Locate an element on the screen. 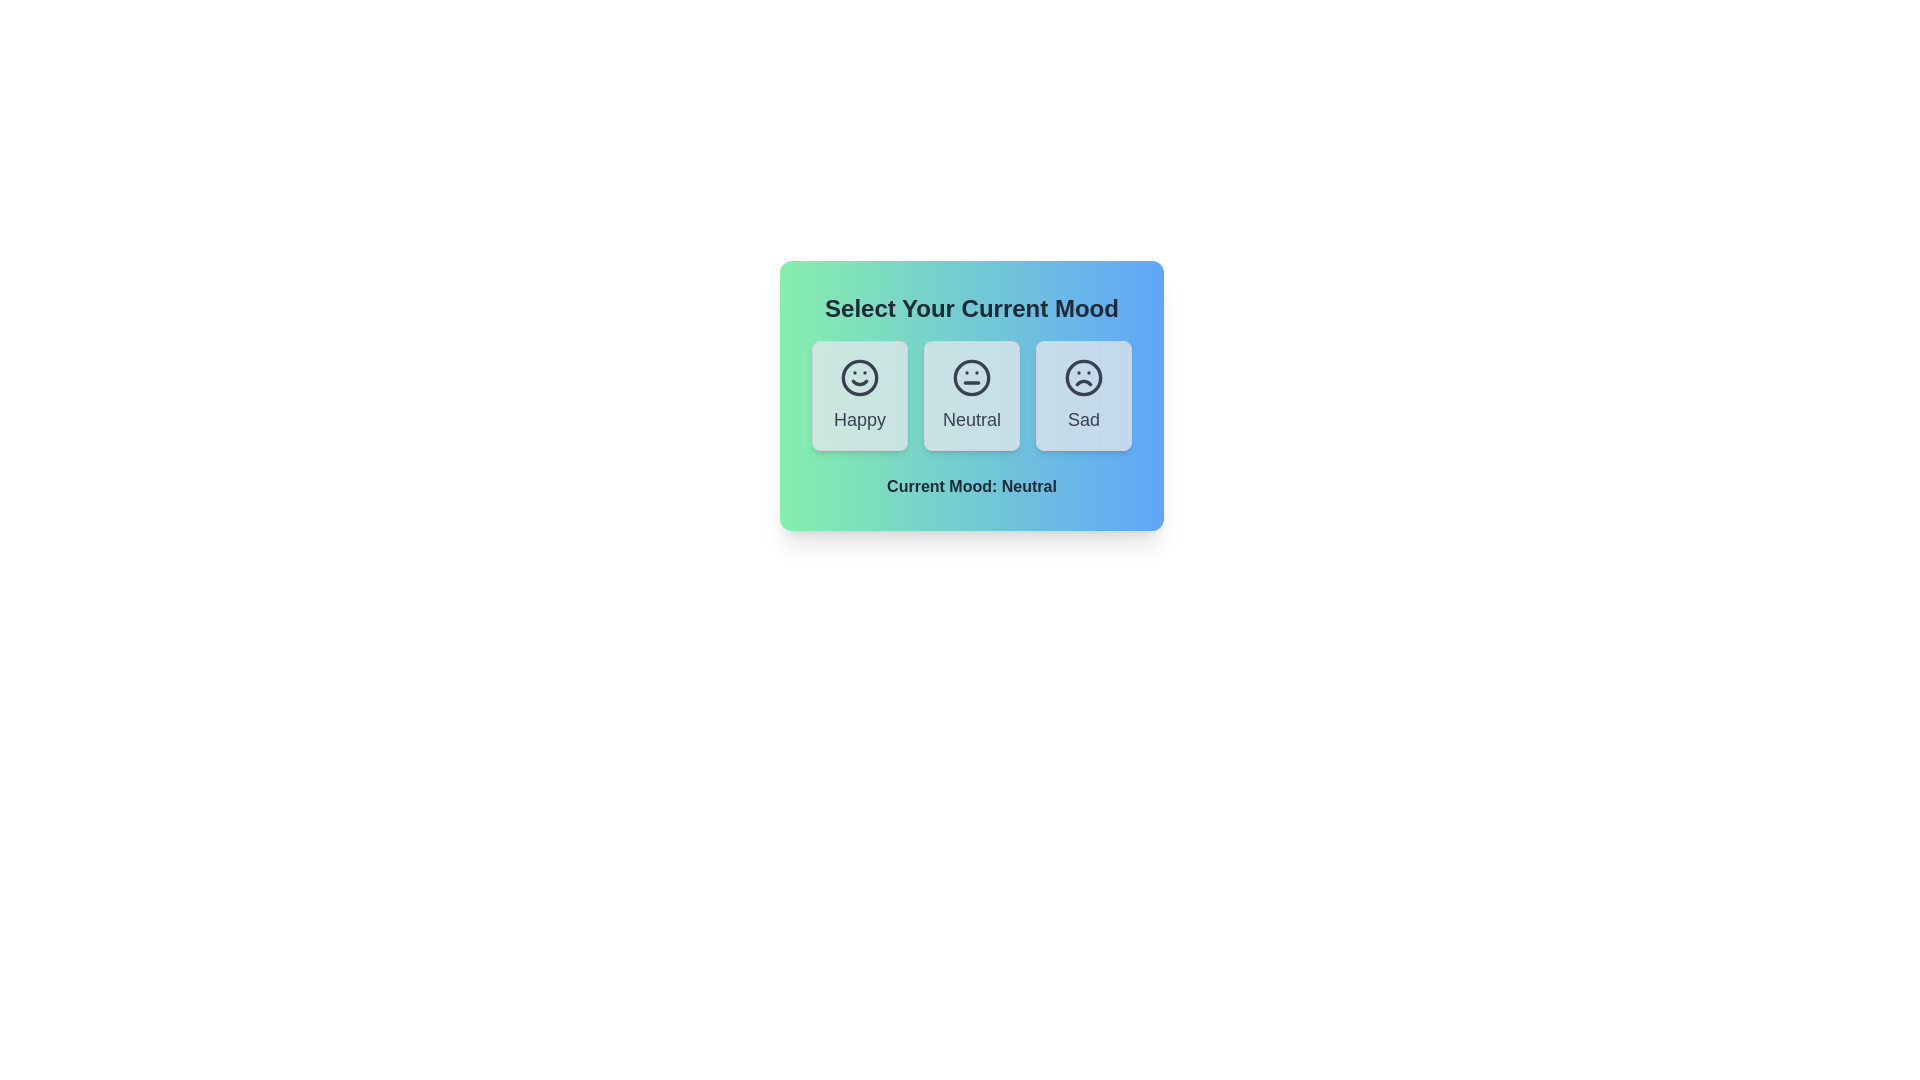 The height and width of the screenshot is (1080, 1920). the mood button labeled Neutral is located at coordinates (971, 396).